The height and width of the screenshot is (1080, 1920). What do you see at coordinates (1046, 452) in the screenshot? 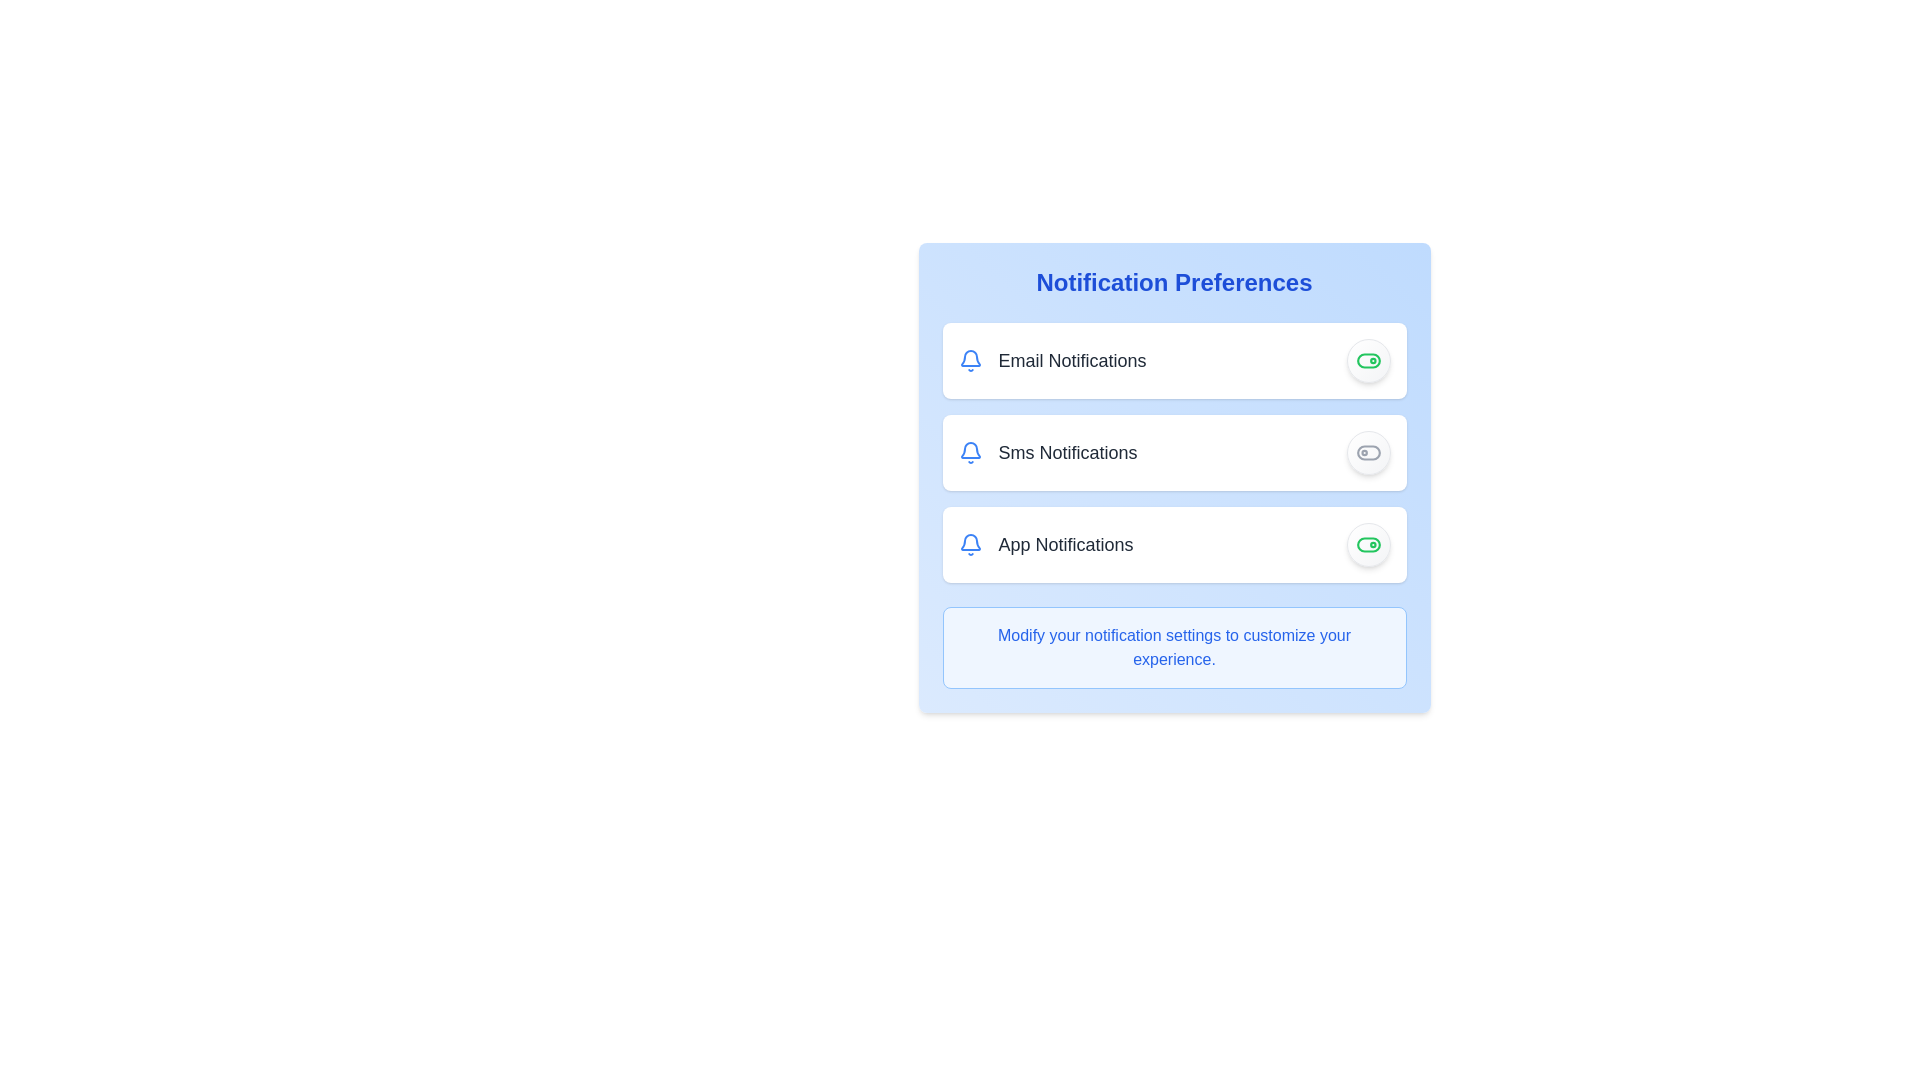
I see `'Sms Notifications' label element, which features a bell icon colored blue, located in the 'Notification Preferences' section, below 'Email Notifications'` at bounding box center [1046, 452].